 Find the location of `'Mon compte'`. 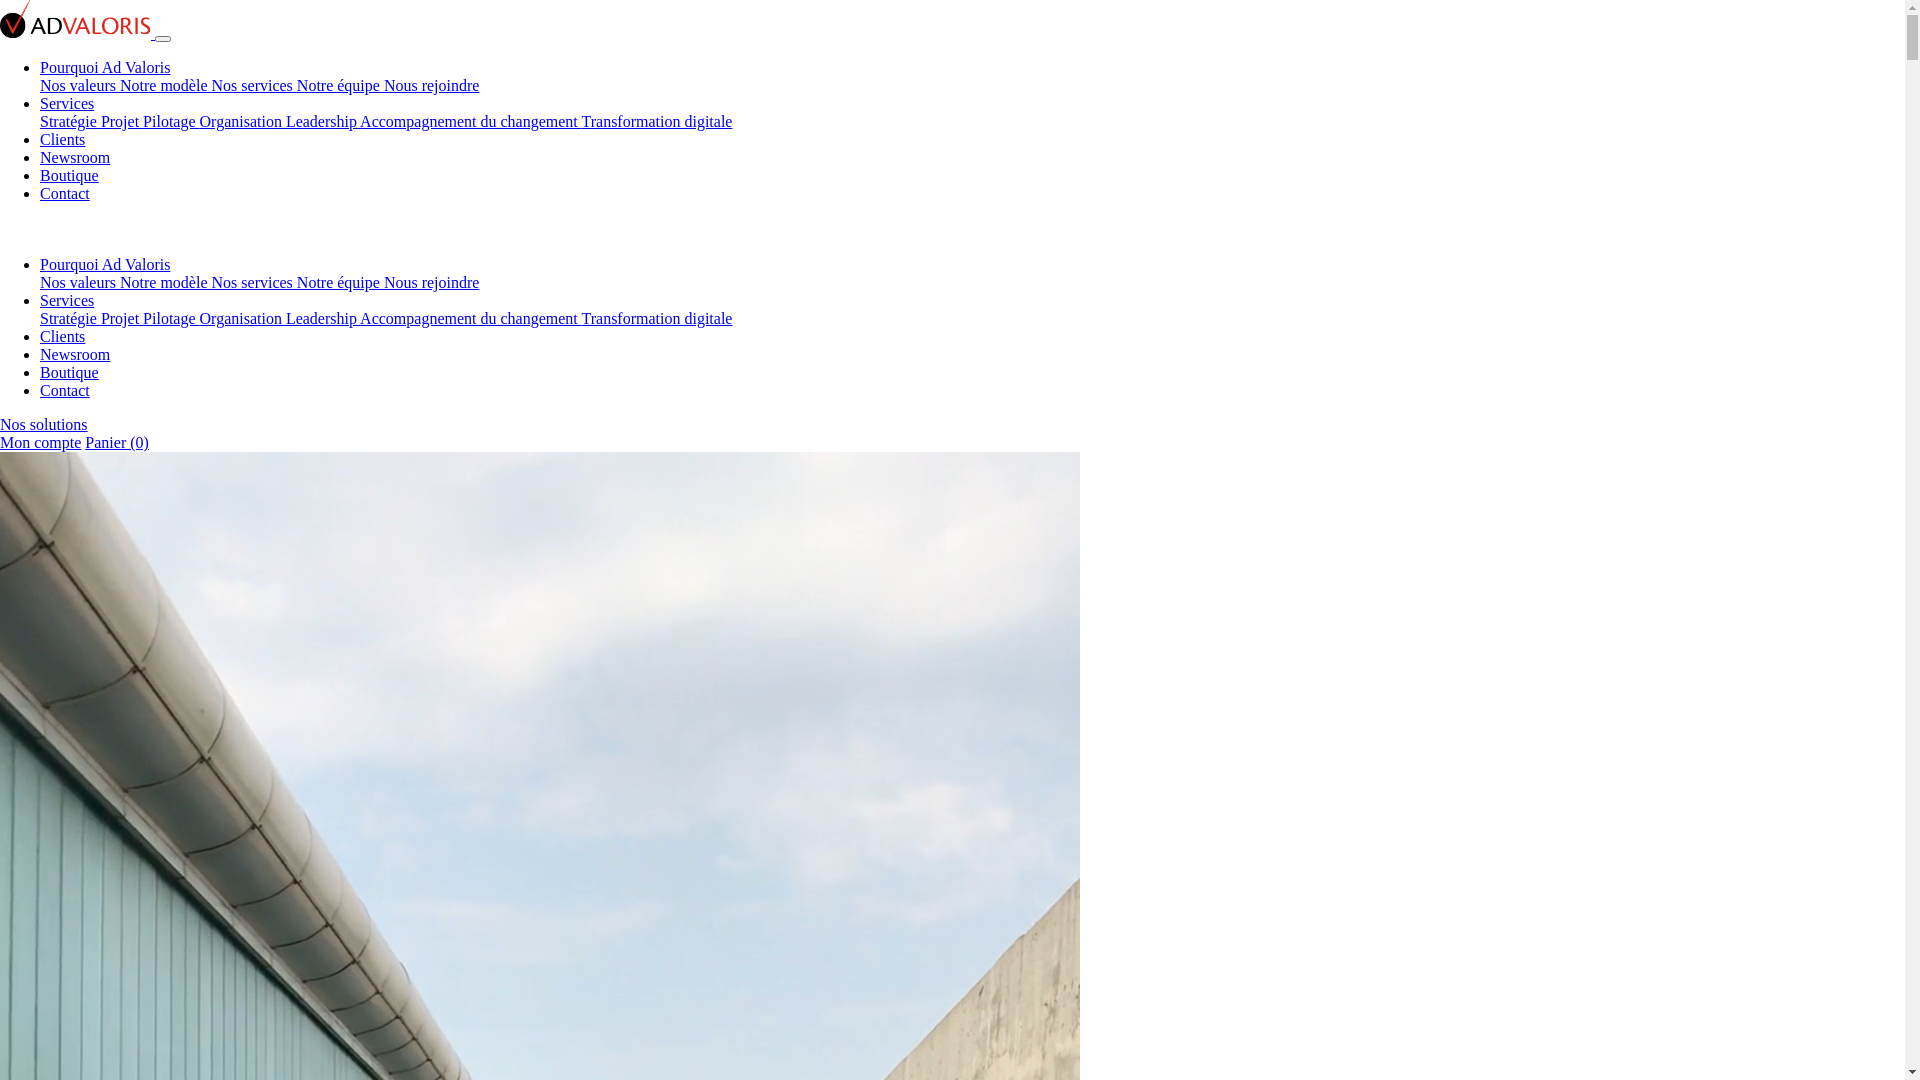

'Mon compte' is located at coordinates (0, 441).